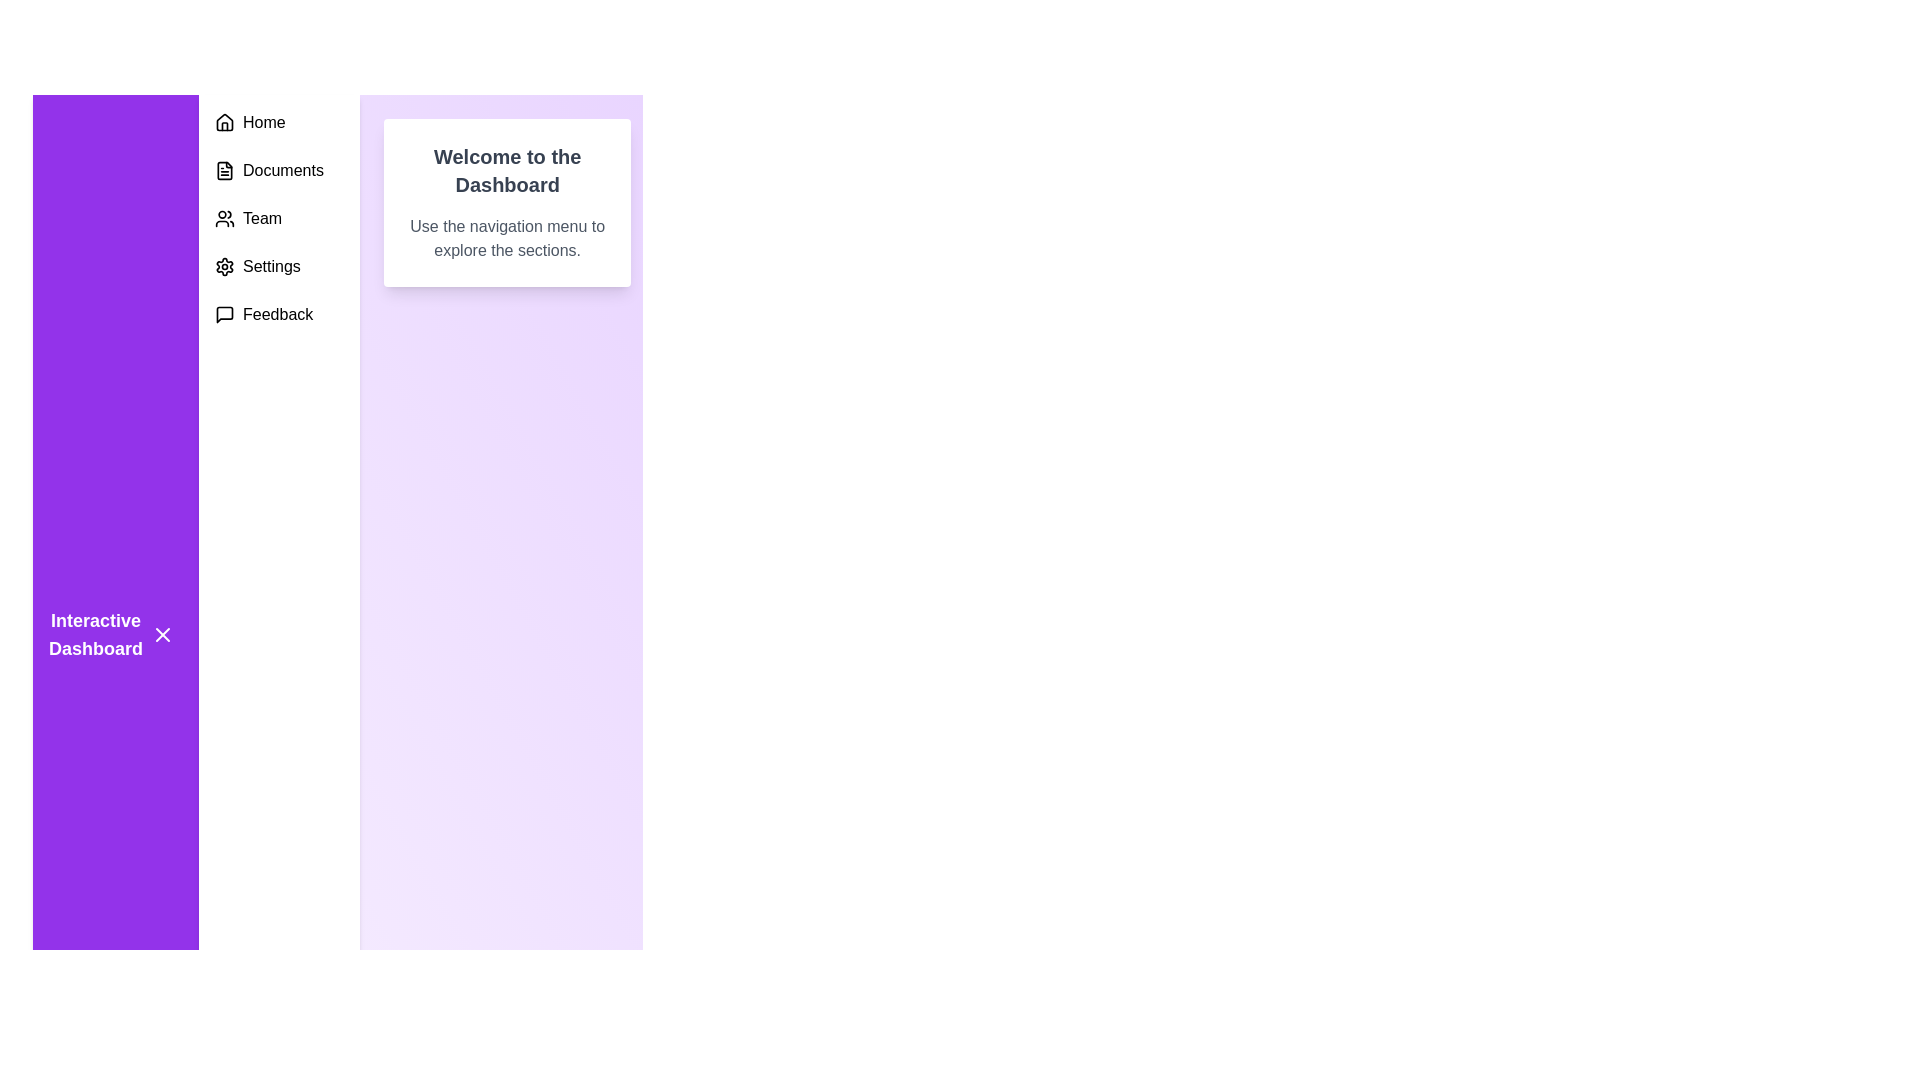 The image size is (1920, 1080). I want to click on the Static informational card located at the top center of the main content area, which serves as an introductory message for users of the dashboard, so click(507, 203).